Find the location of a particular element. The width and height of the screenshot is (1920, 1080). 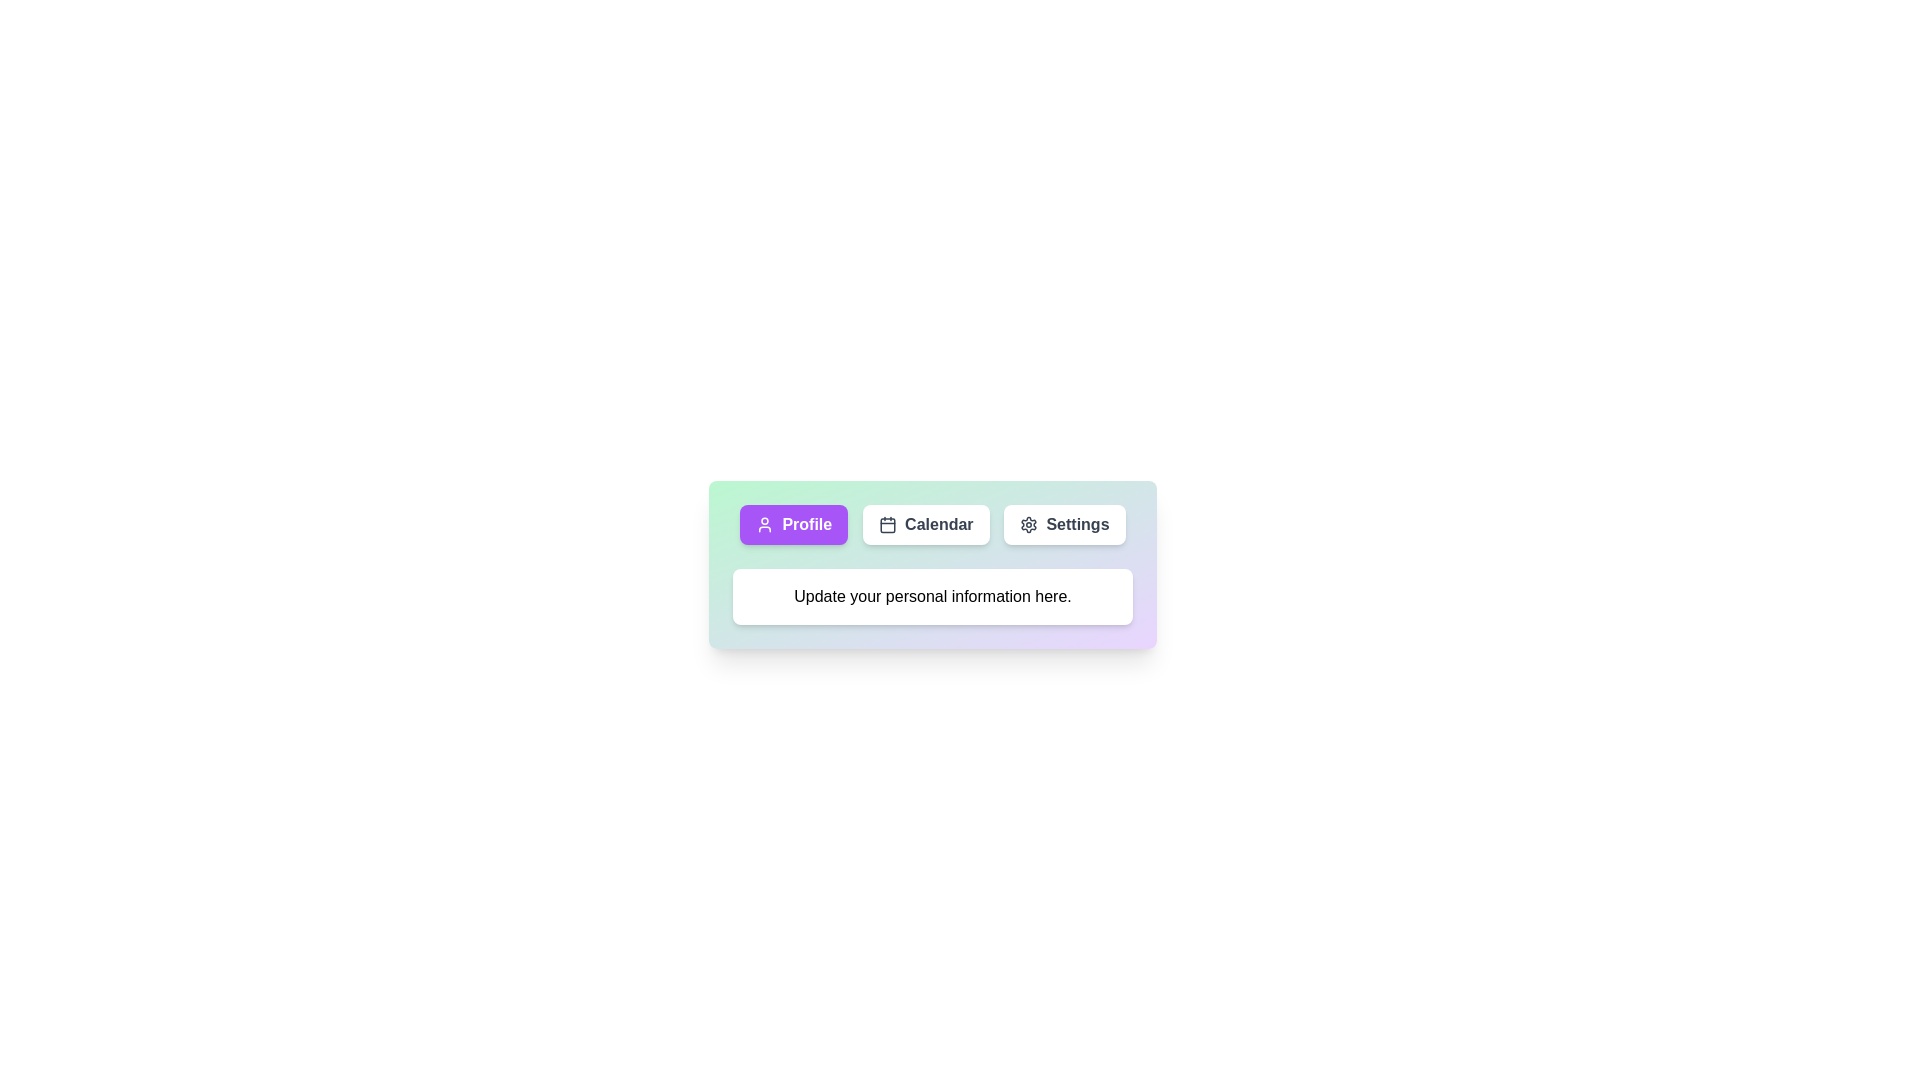

the user profile icon located to the left of the 'Profile' button, which is the first button in a group of buttons including 'Calendar' and 'Settings' is located at coordinates (764, 523).